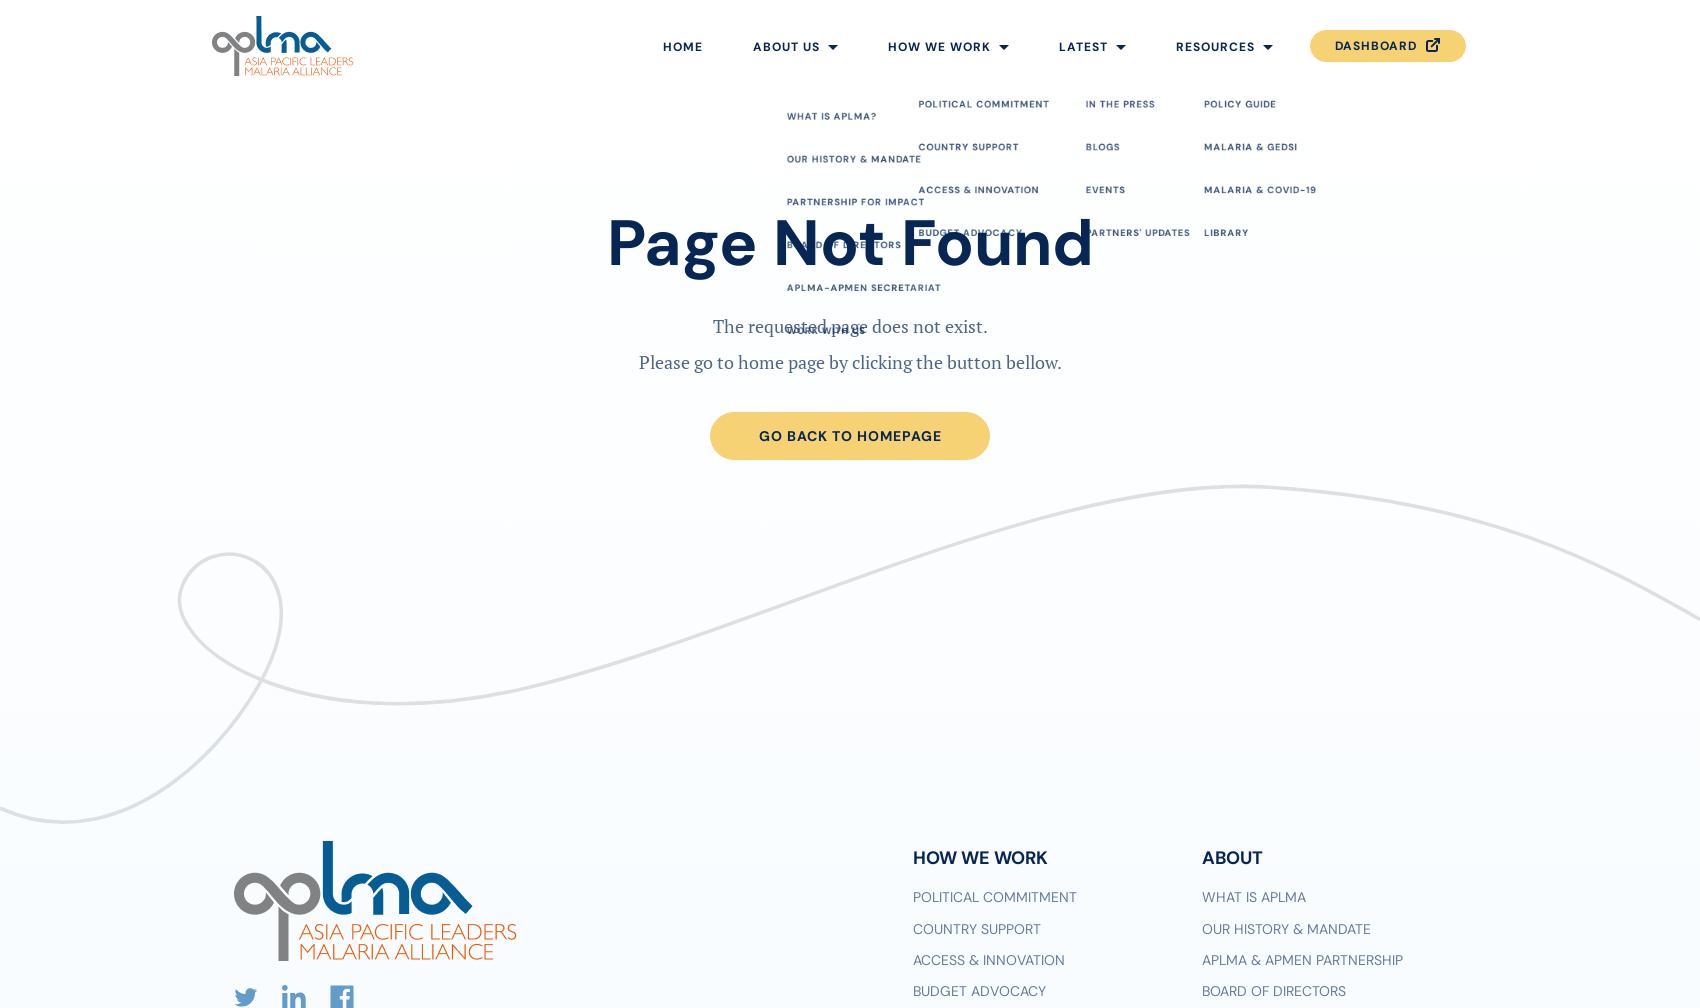  Describe the element at coordinates (1302, 959) in the screenshot. I see `'APLMA & APMEN Partnership'` at that location.